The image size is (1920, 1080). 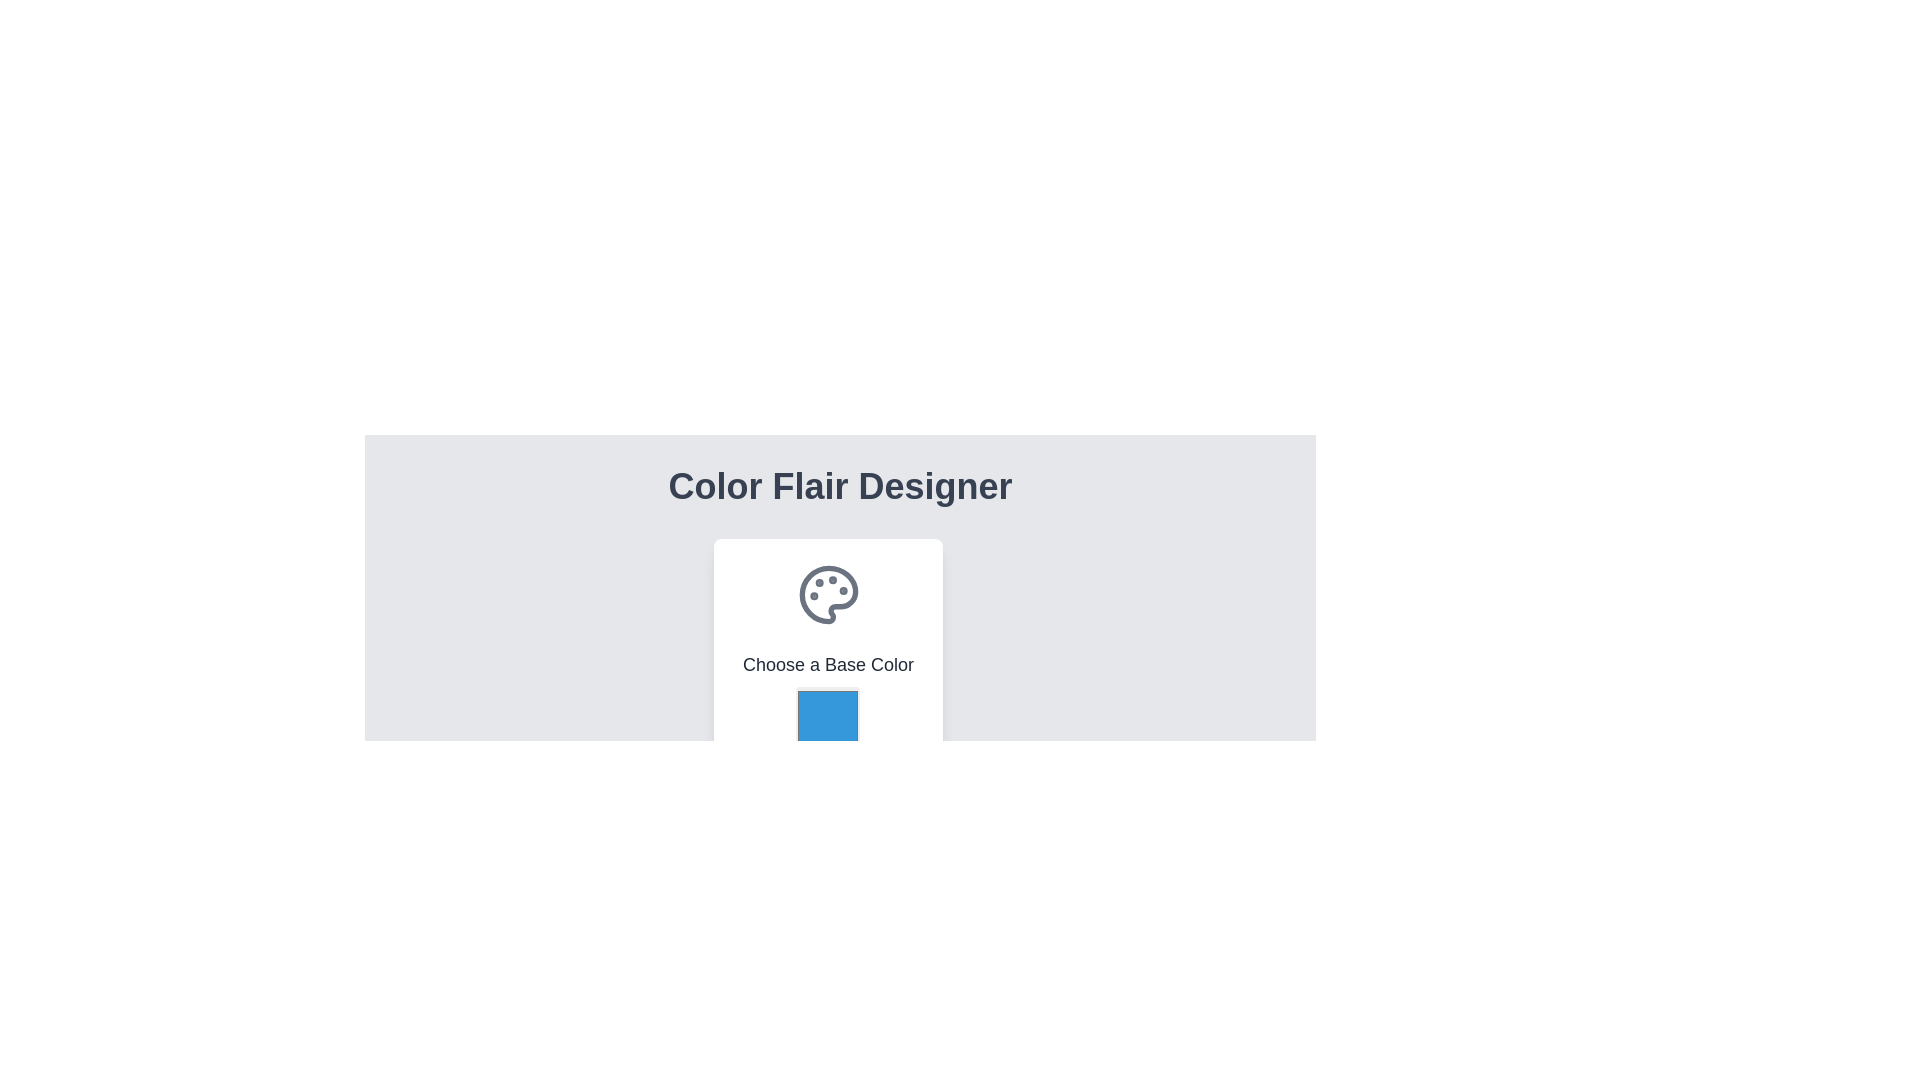 What do you see at coordinates (828, 664) in the screenshot?
I see `the informational Text label guiding the user to select a base color, located below the color palette icon and above the square color picker` at bounding box center [828, 664].